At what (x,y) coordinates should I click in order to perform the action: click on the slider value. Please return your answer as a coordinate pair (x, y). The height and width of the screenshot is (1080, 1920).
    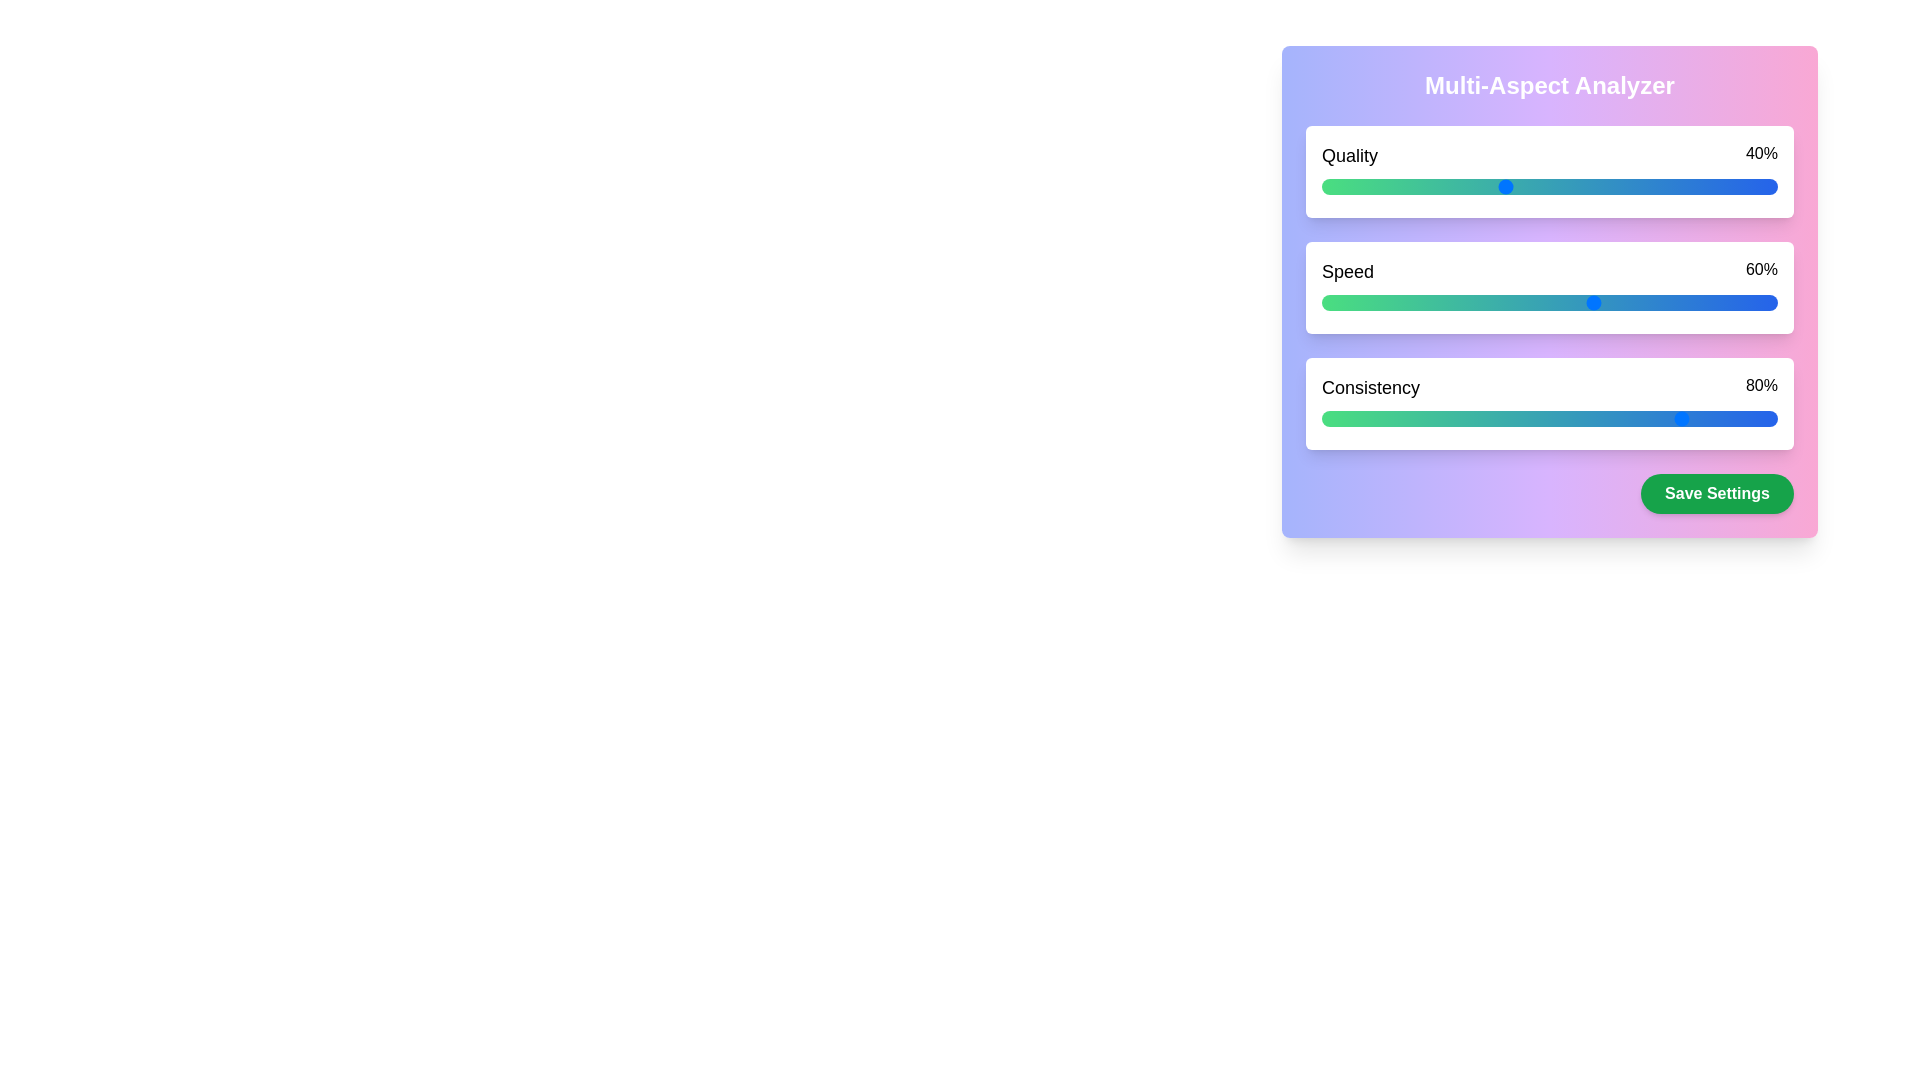
    Looking at the image, I should click on (1530, 418).